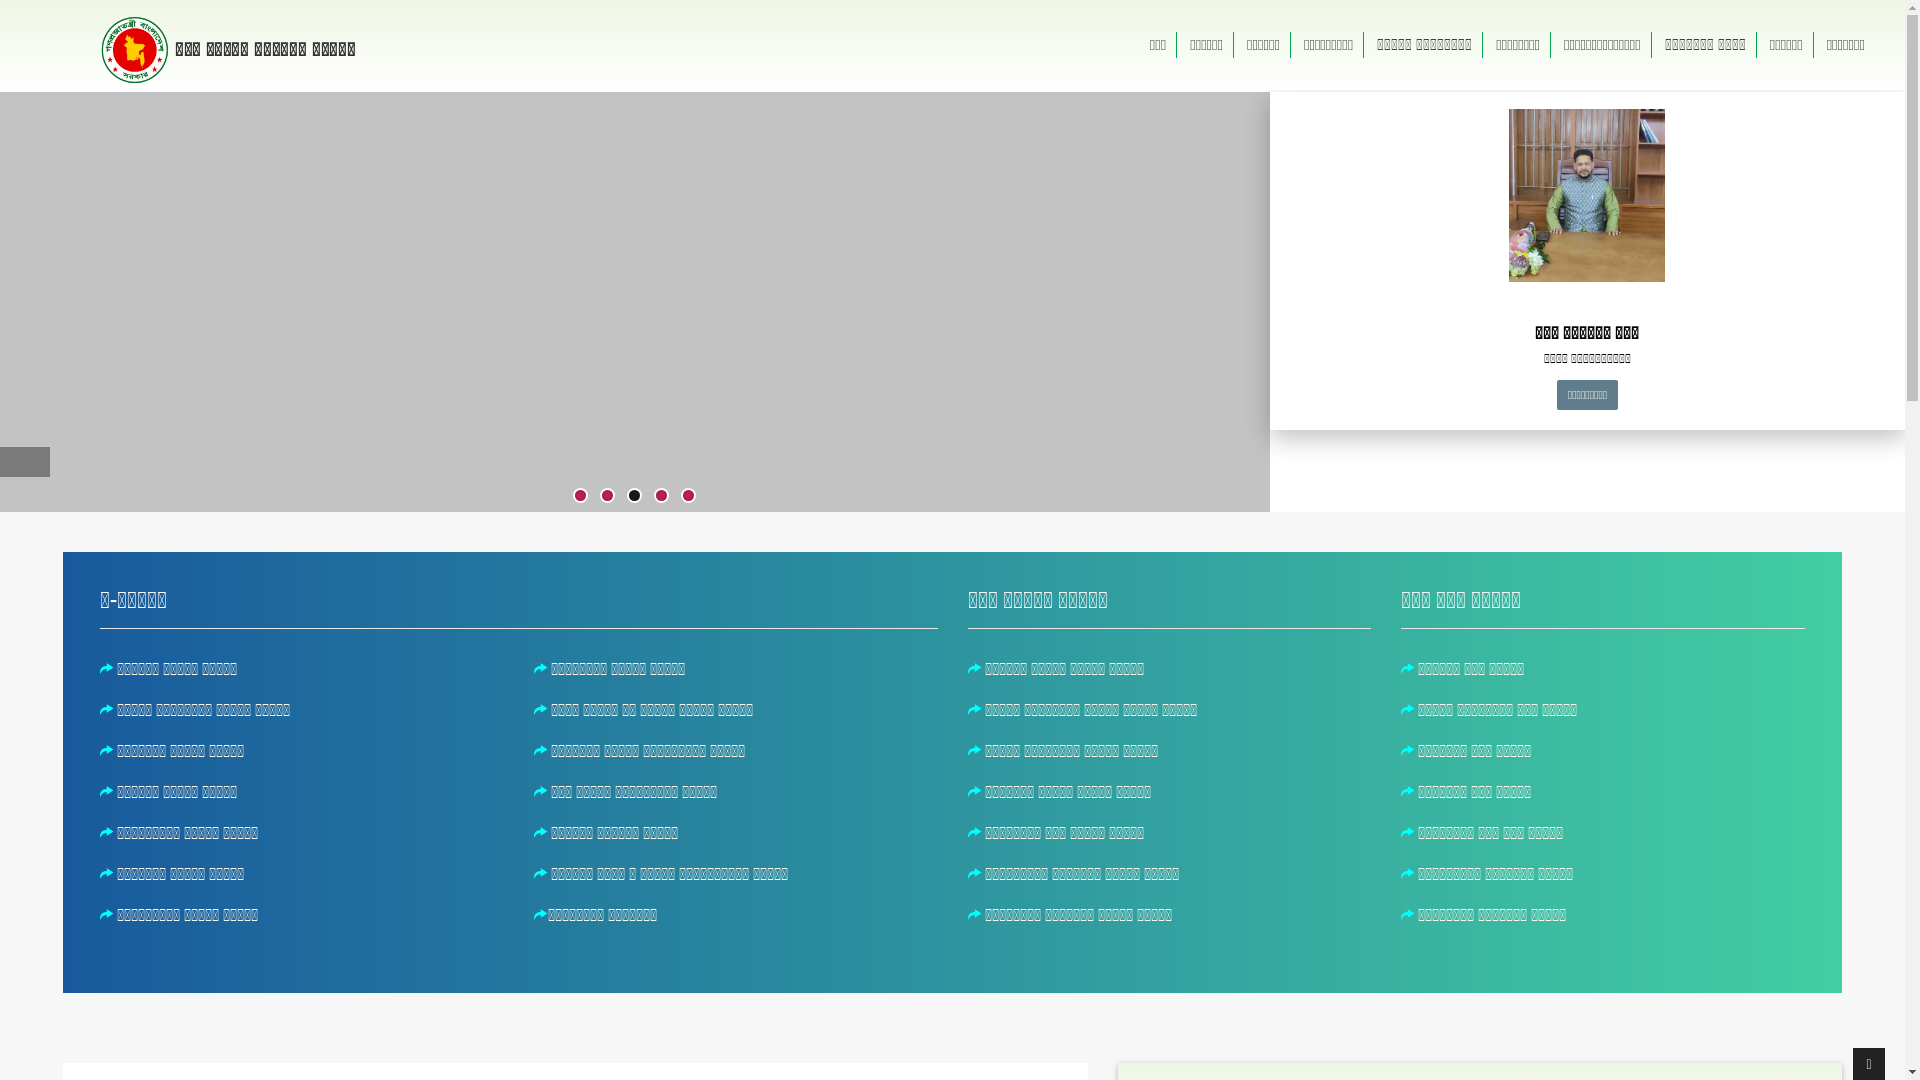  What do you see at coordinates (579, 495) in the screenshot?
I see `'1'` at bounding box center [579, 495].